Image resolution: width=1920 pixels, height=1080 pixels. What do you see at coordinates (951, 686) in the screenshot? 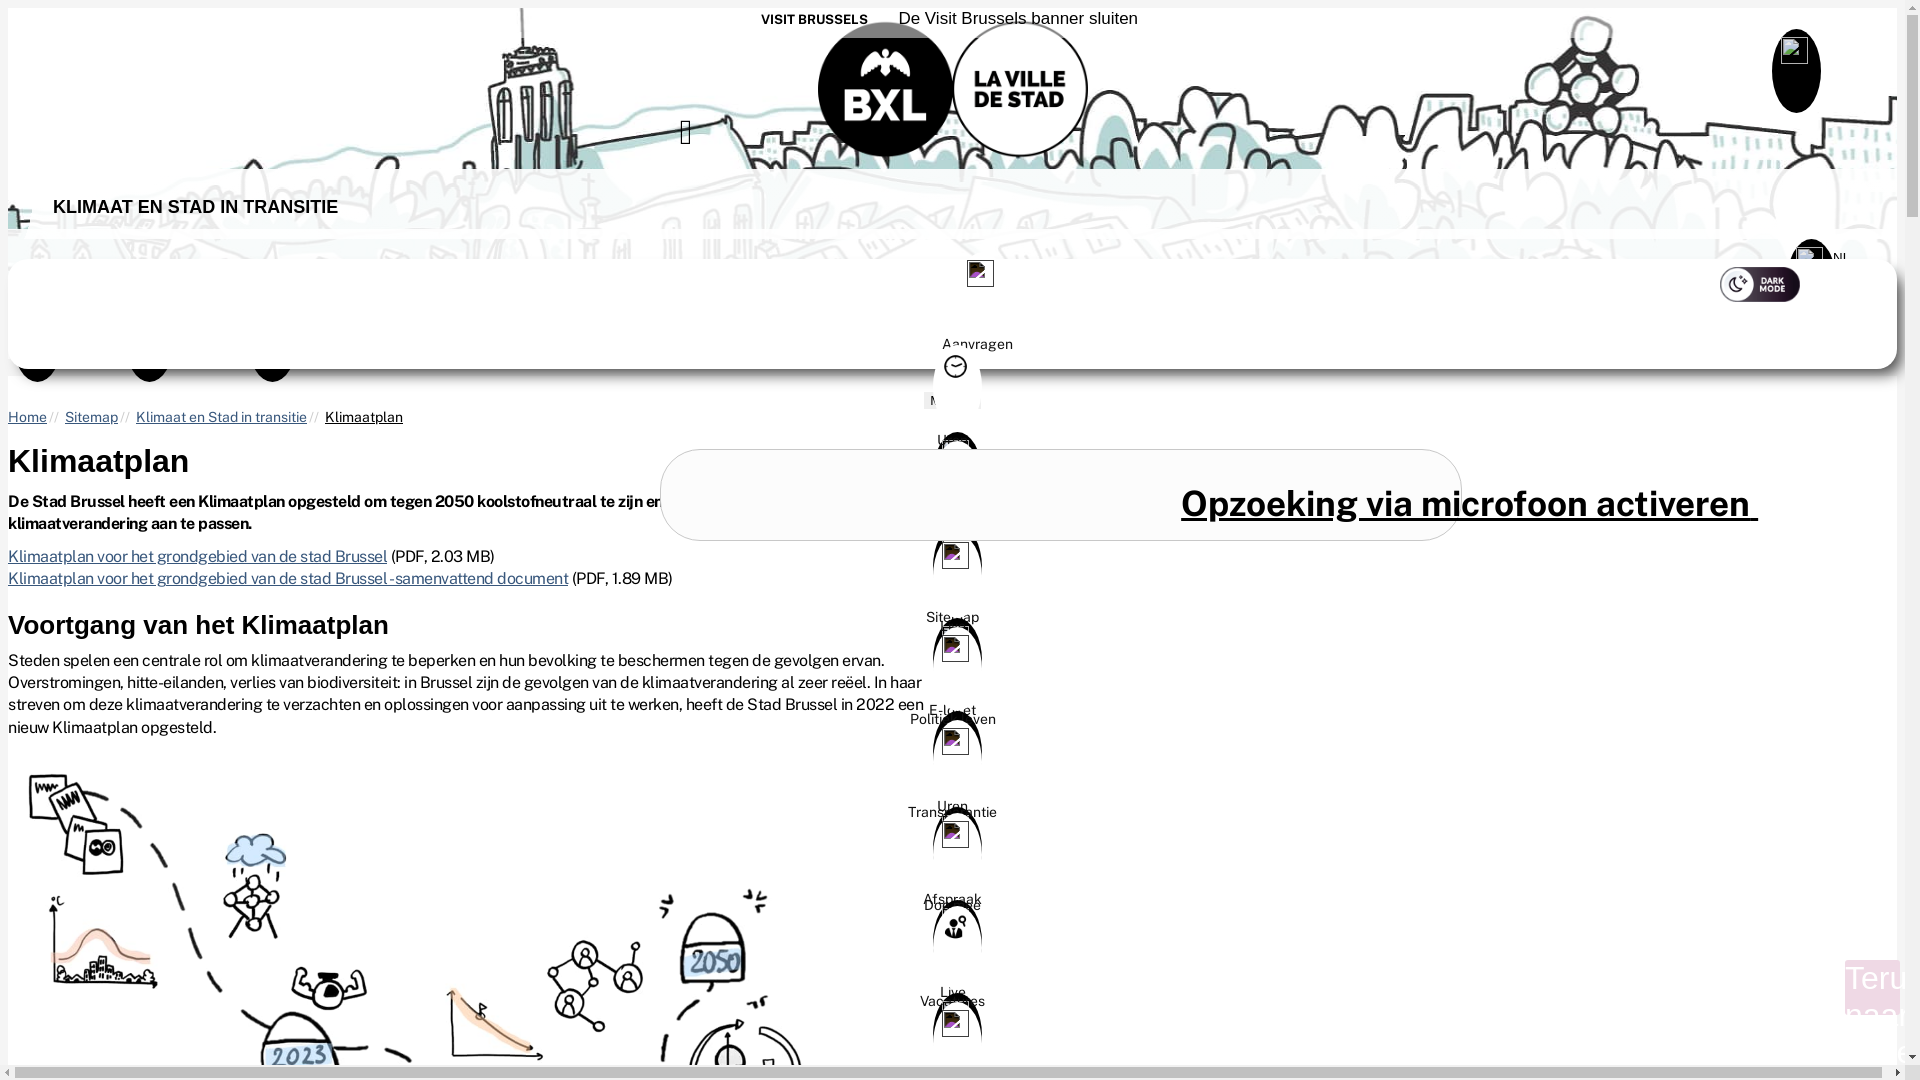
I see `'Politiek leven'` at bounding box center [951, 686].